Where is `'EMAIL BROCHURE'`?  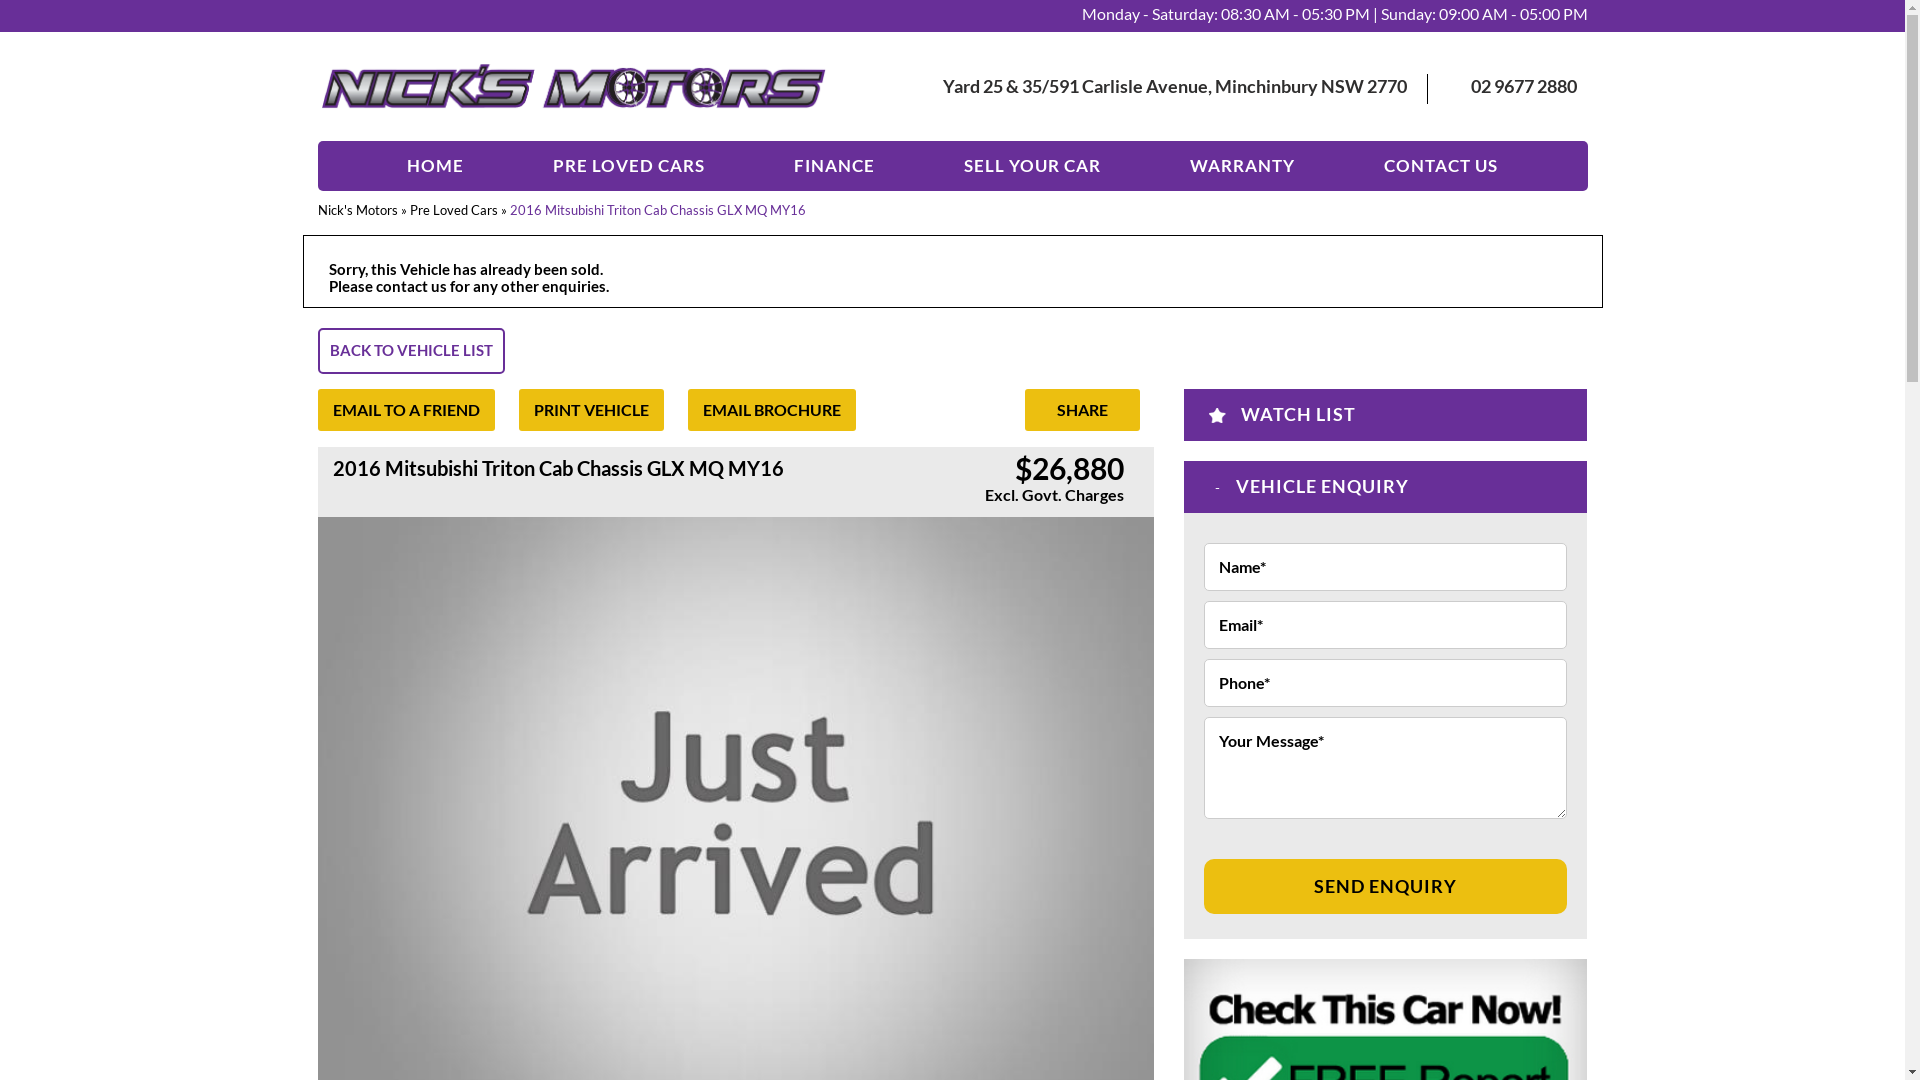 'EMAIL BROCHURE' is located at coordinates (771, 409).